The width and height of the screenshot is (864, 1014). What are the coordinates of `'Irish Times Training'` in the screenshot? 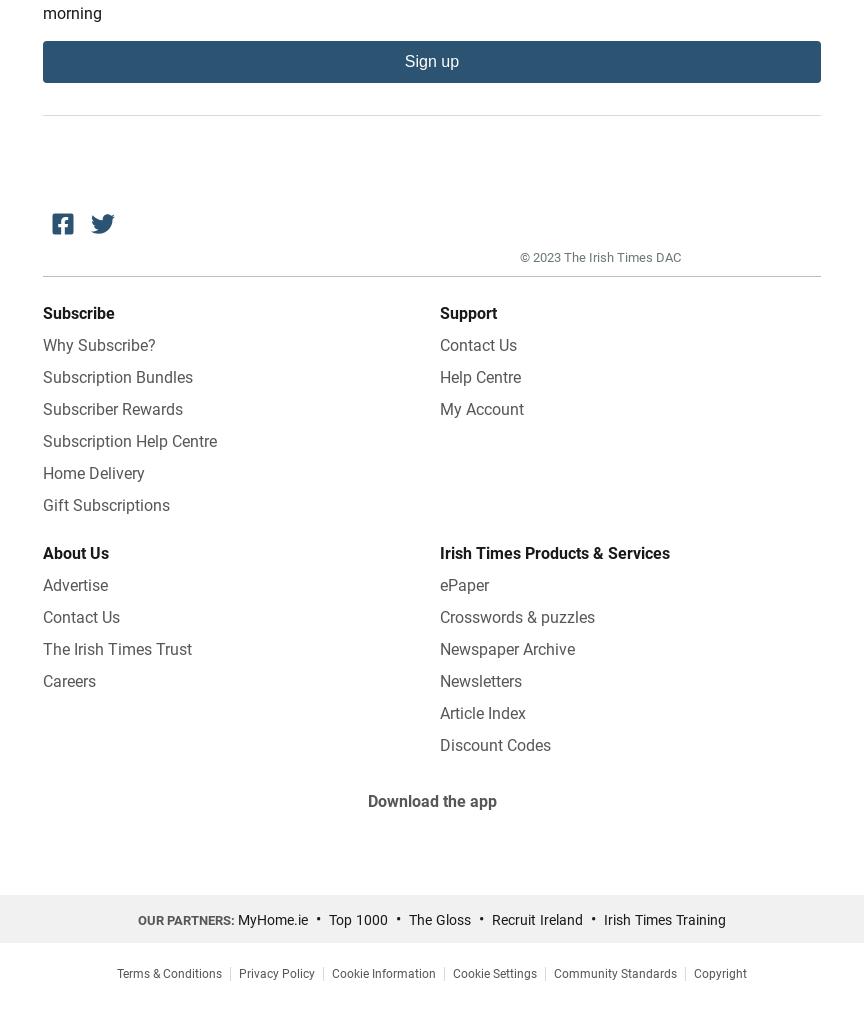 It's located at (665, 917).